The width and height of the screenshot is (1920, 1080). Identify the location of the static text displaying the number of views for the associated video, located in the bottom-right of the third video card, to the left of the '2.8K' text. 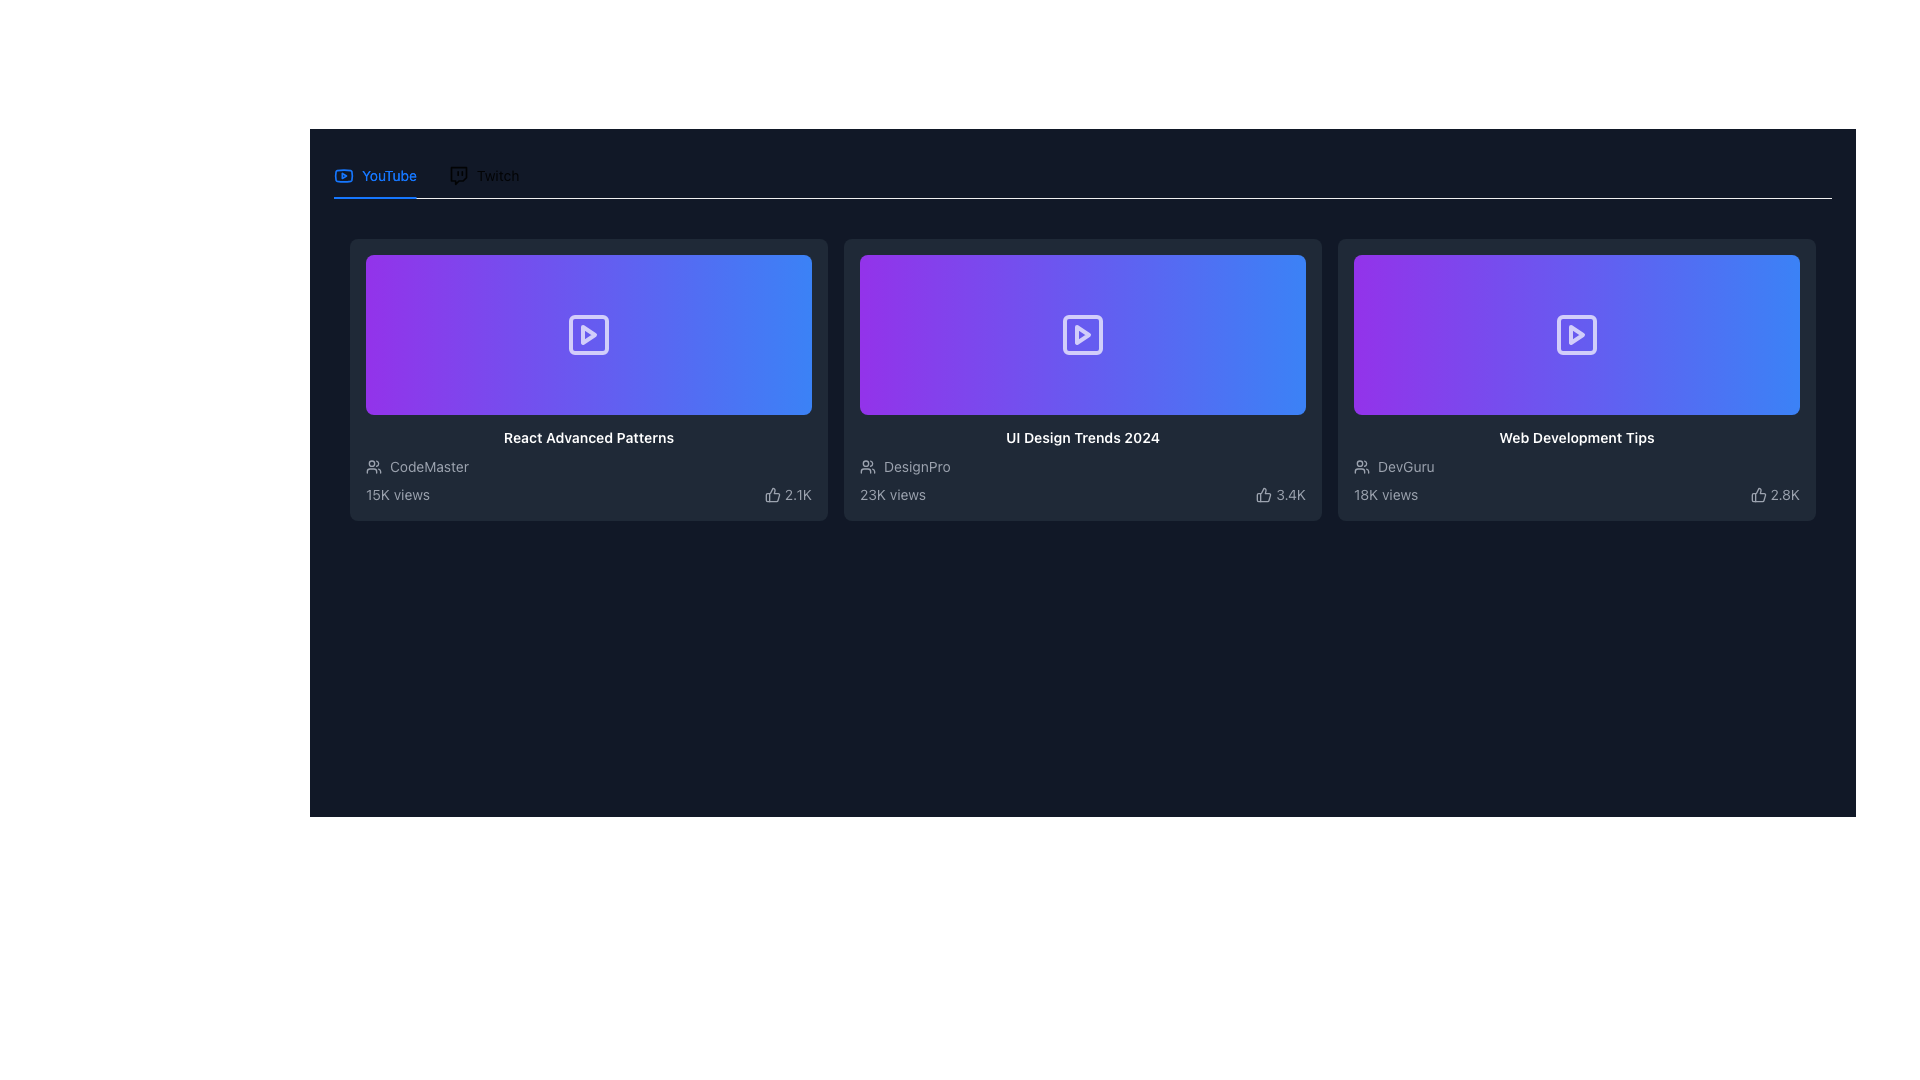
(1385, 494).